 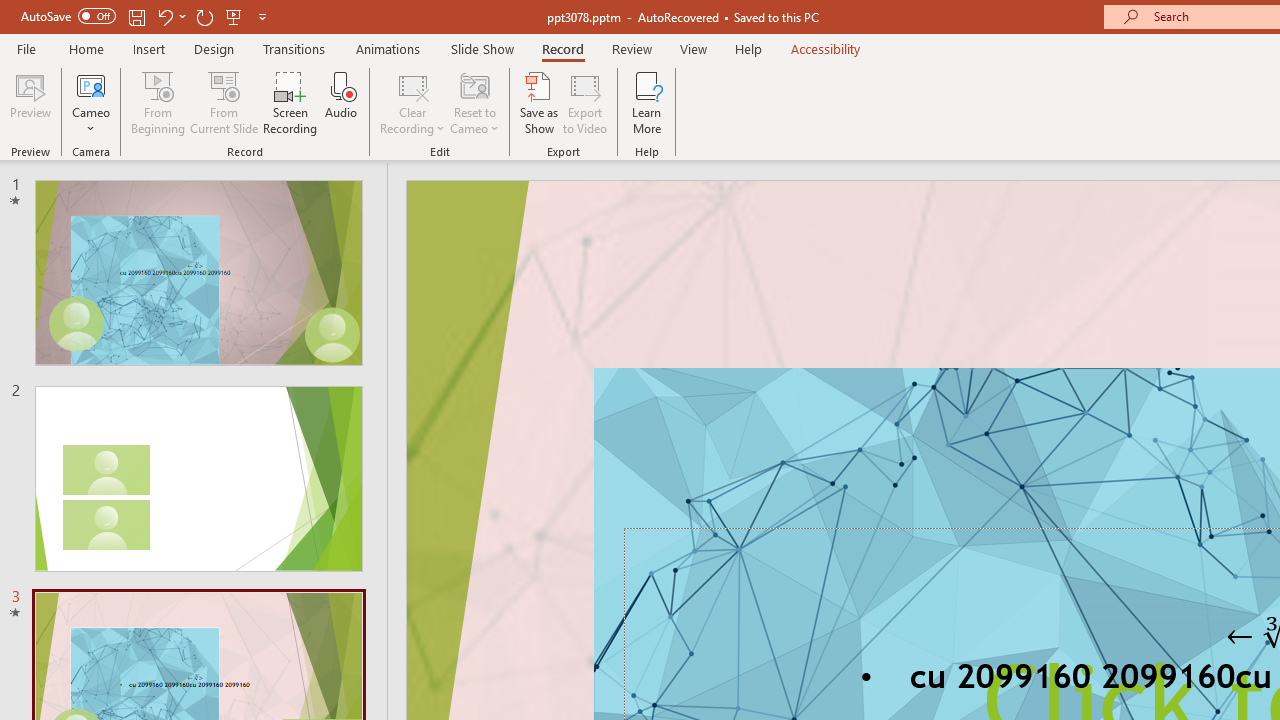 What do you see at coordinates (473, 103) in the screenshot?
I see `'Reset to Cameo'` at bounding box center [473, 103].